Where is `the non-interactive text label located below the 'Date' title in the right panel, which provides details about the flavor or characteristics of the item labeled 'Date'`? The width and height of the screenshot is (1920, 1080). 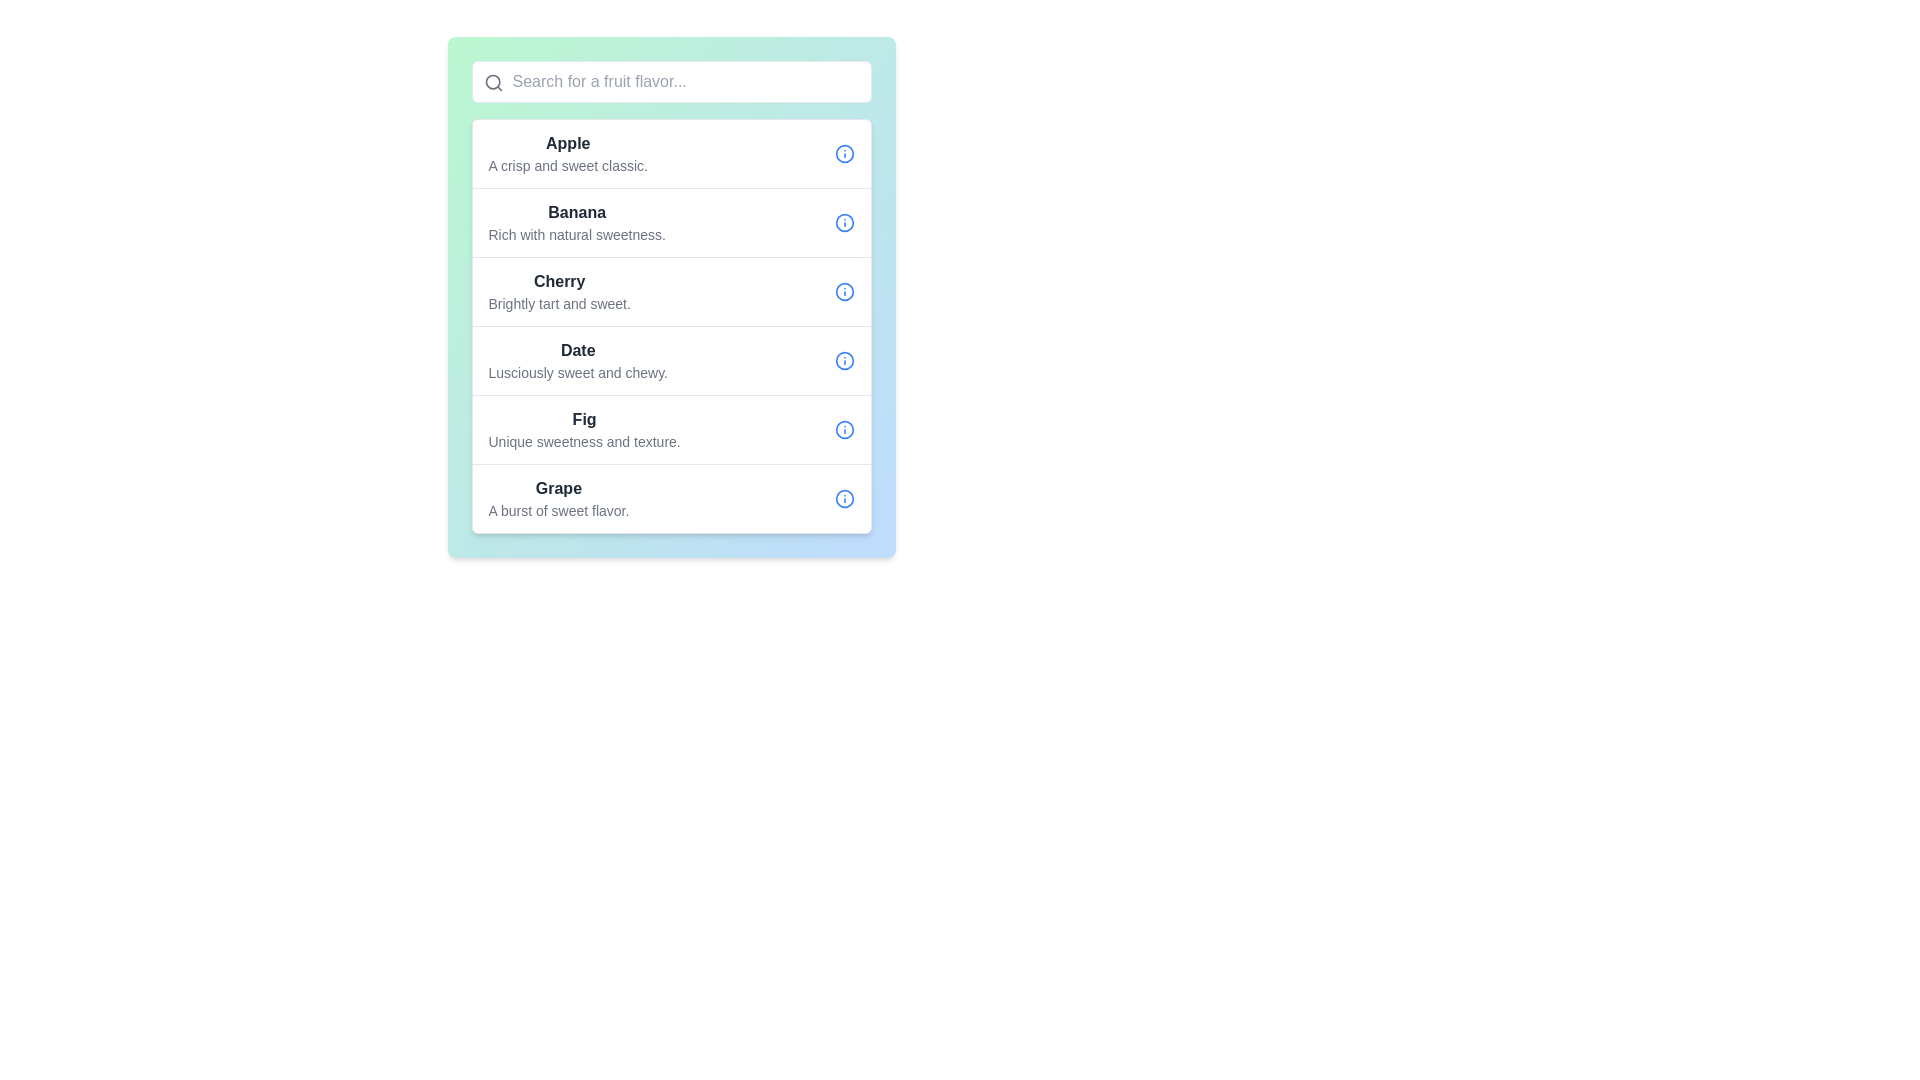
the non-interactive text label located below the 'Date' title in the right panel, which provides details about the flavor or characteristics of the item labeled 'Date' is located at coordinates (577, 373).